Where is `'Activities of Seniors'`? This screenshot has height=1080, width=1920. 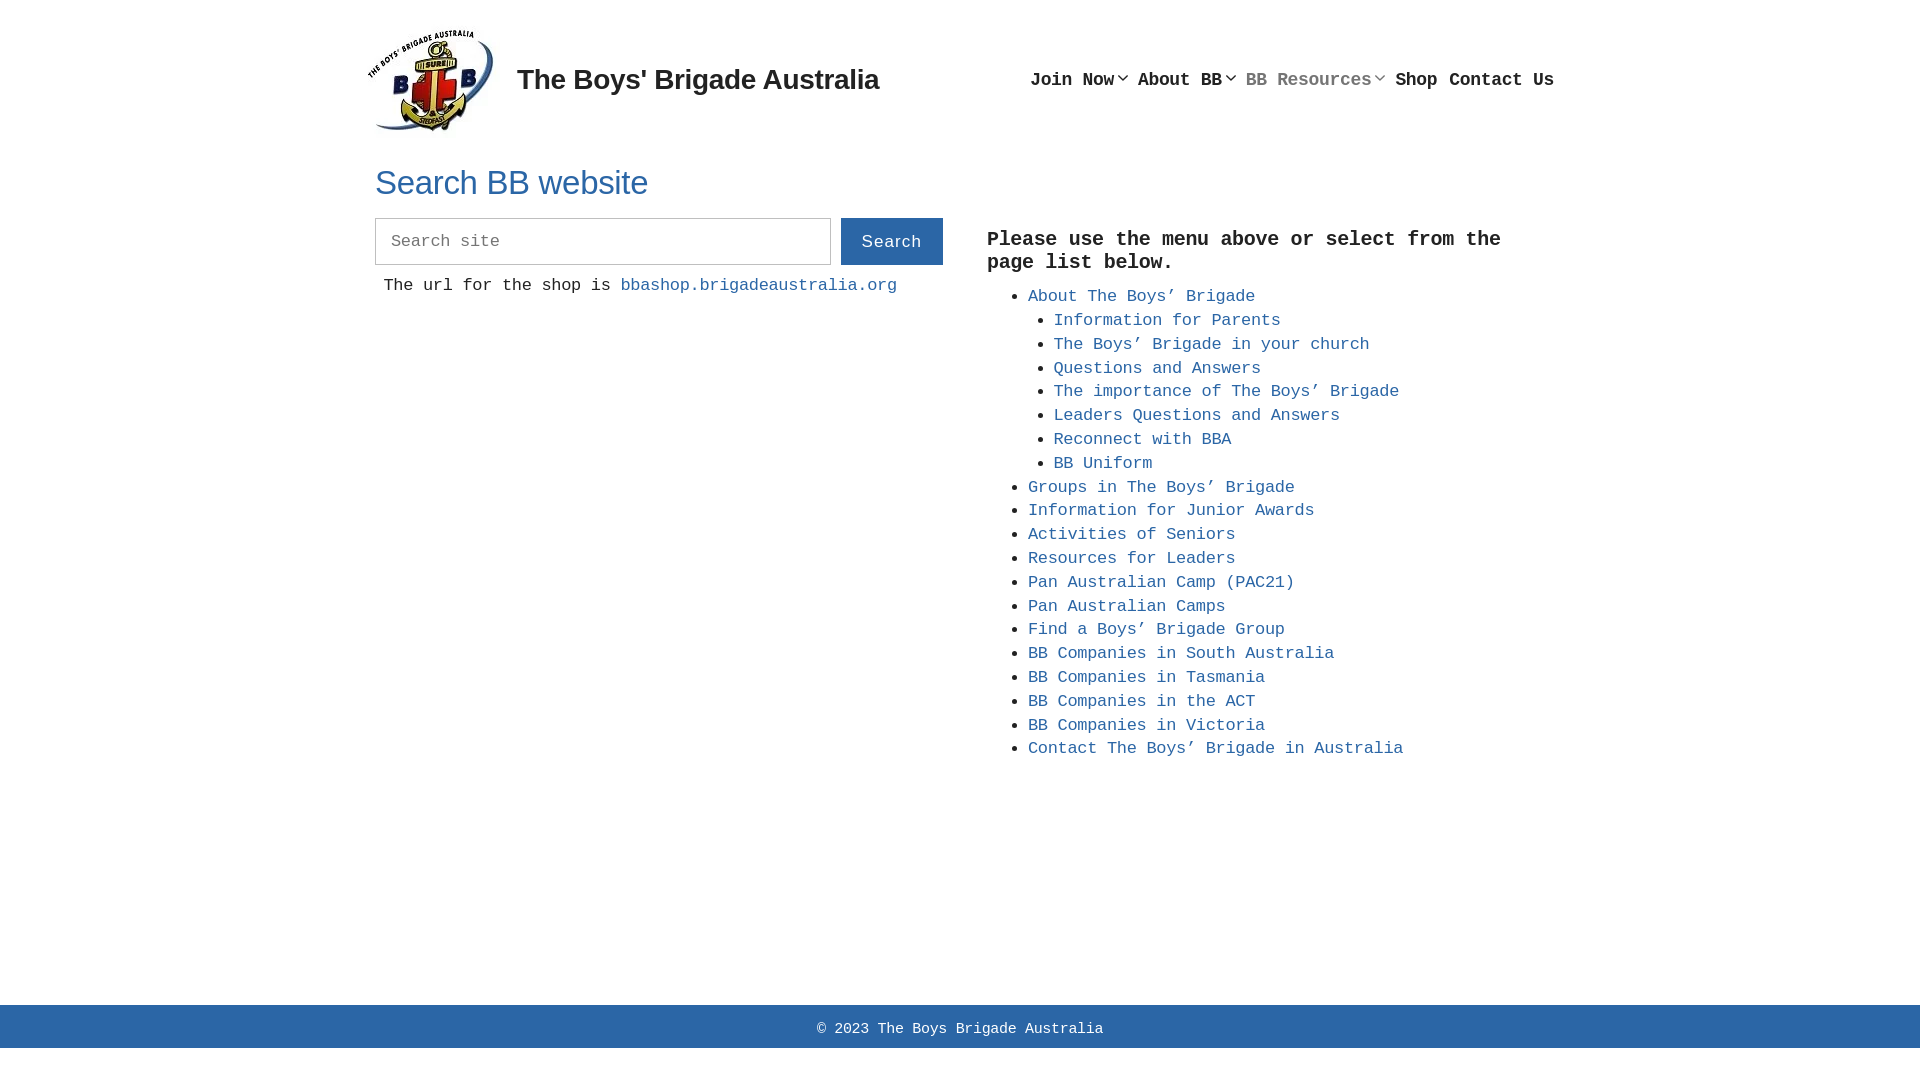 'Activities of Seniors' is located at coordinates (1131, 533).